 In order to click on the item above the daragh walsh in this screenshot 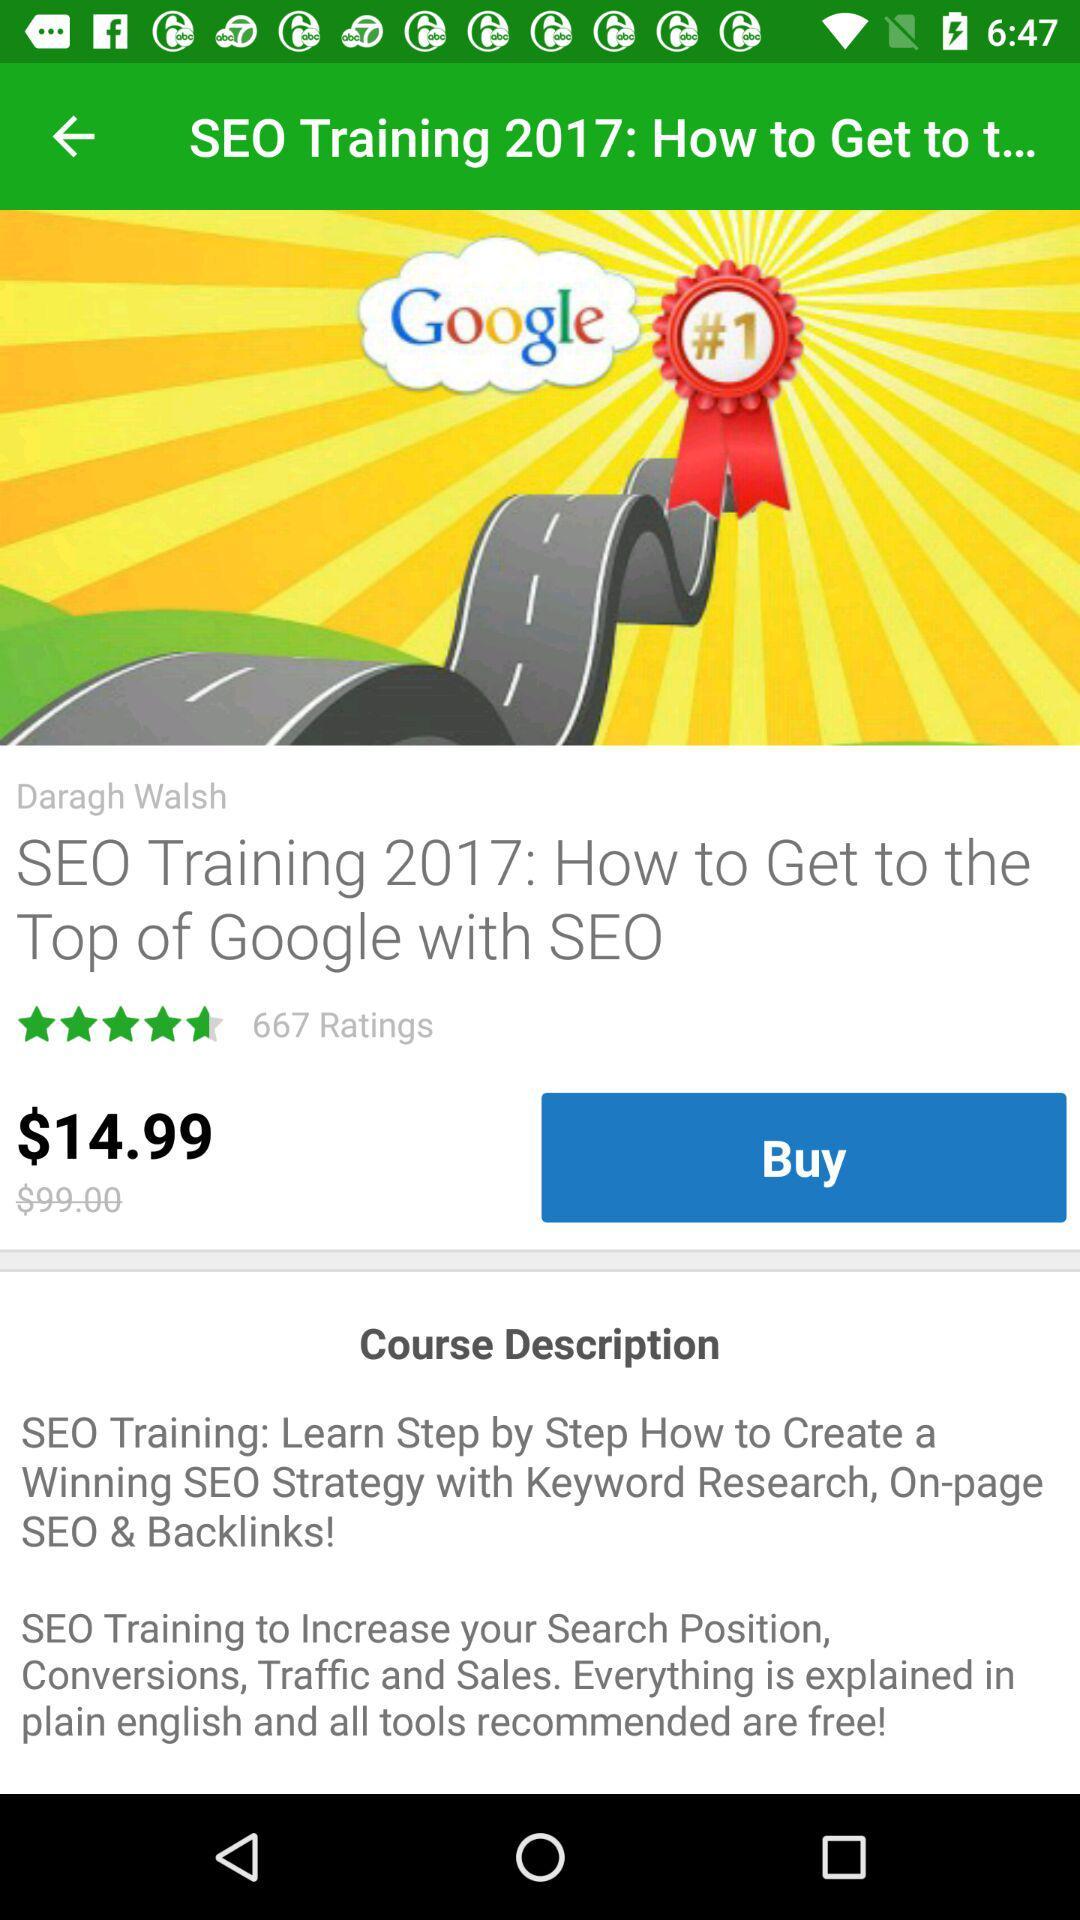, I will do `click(540, 476)`.